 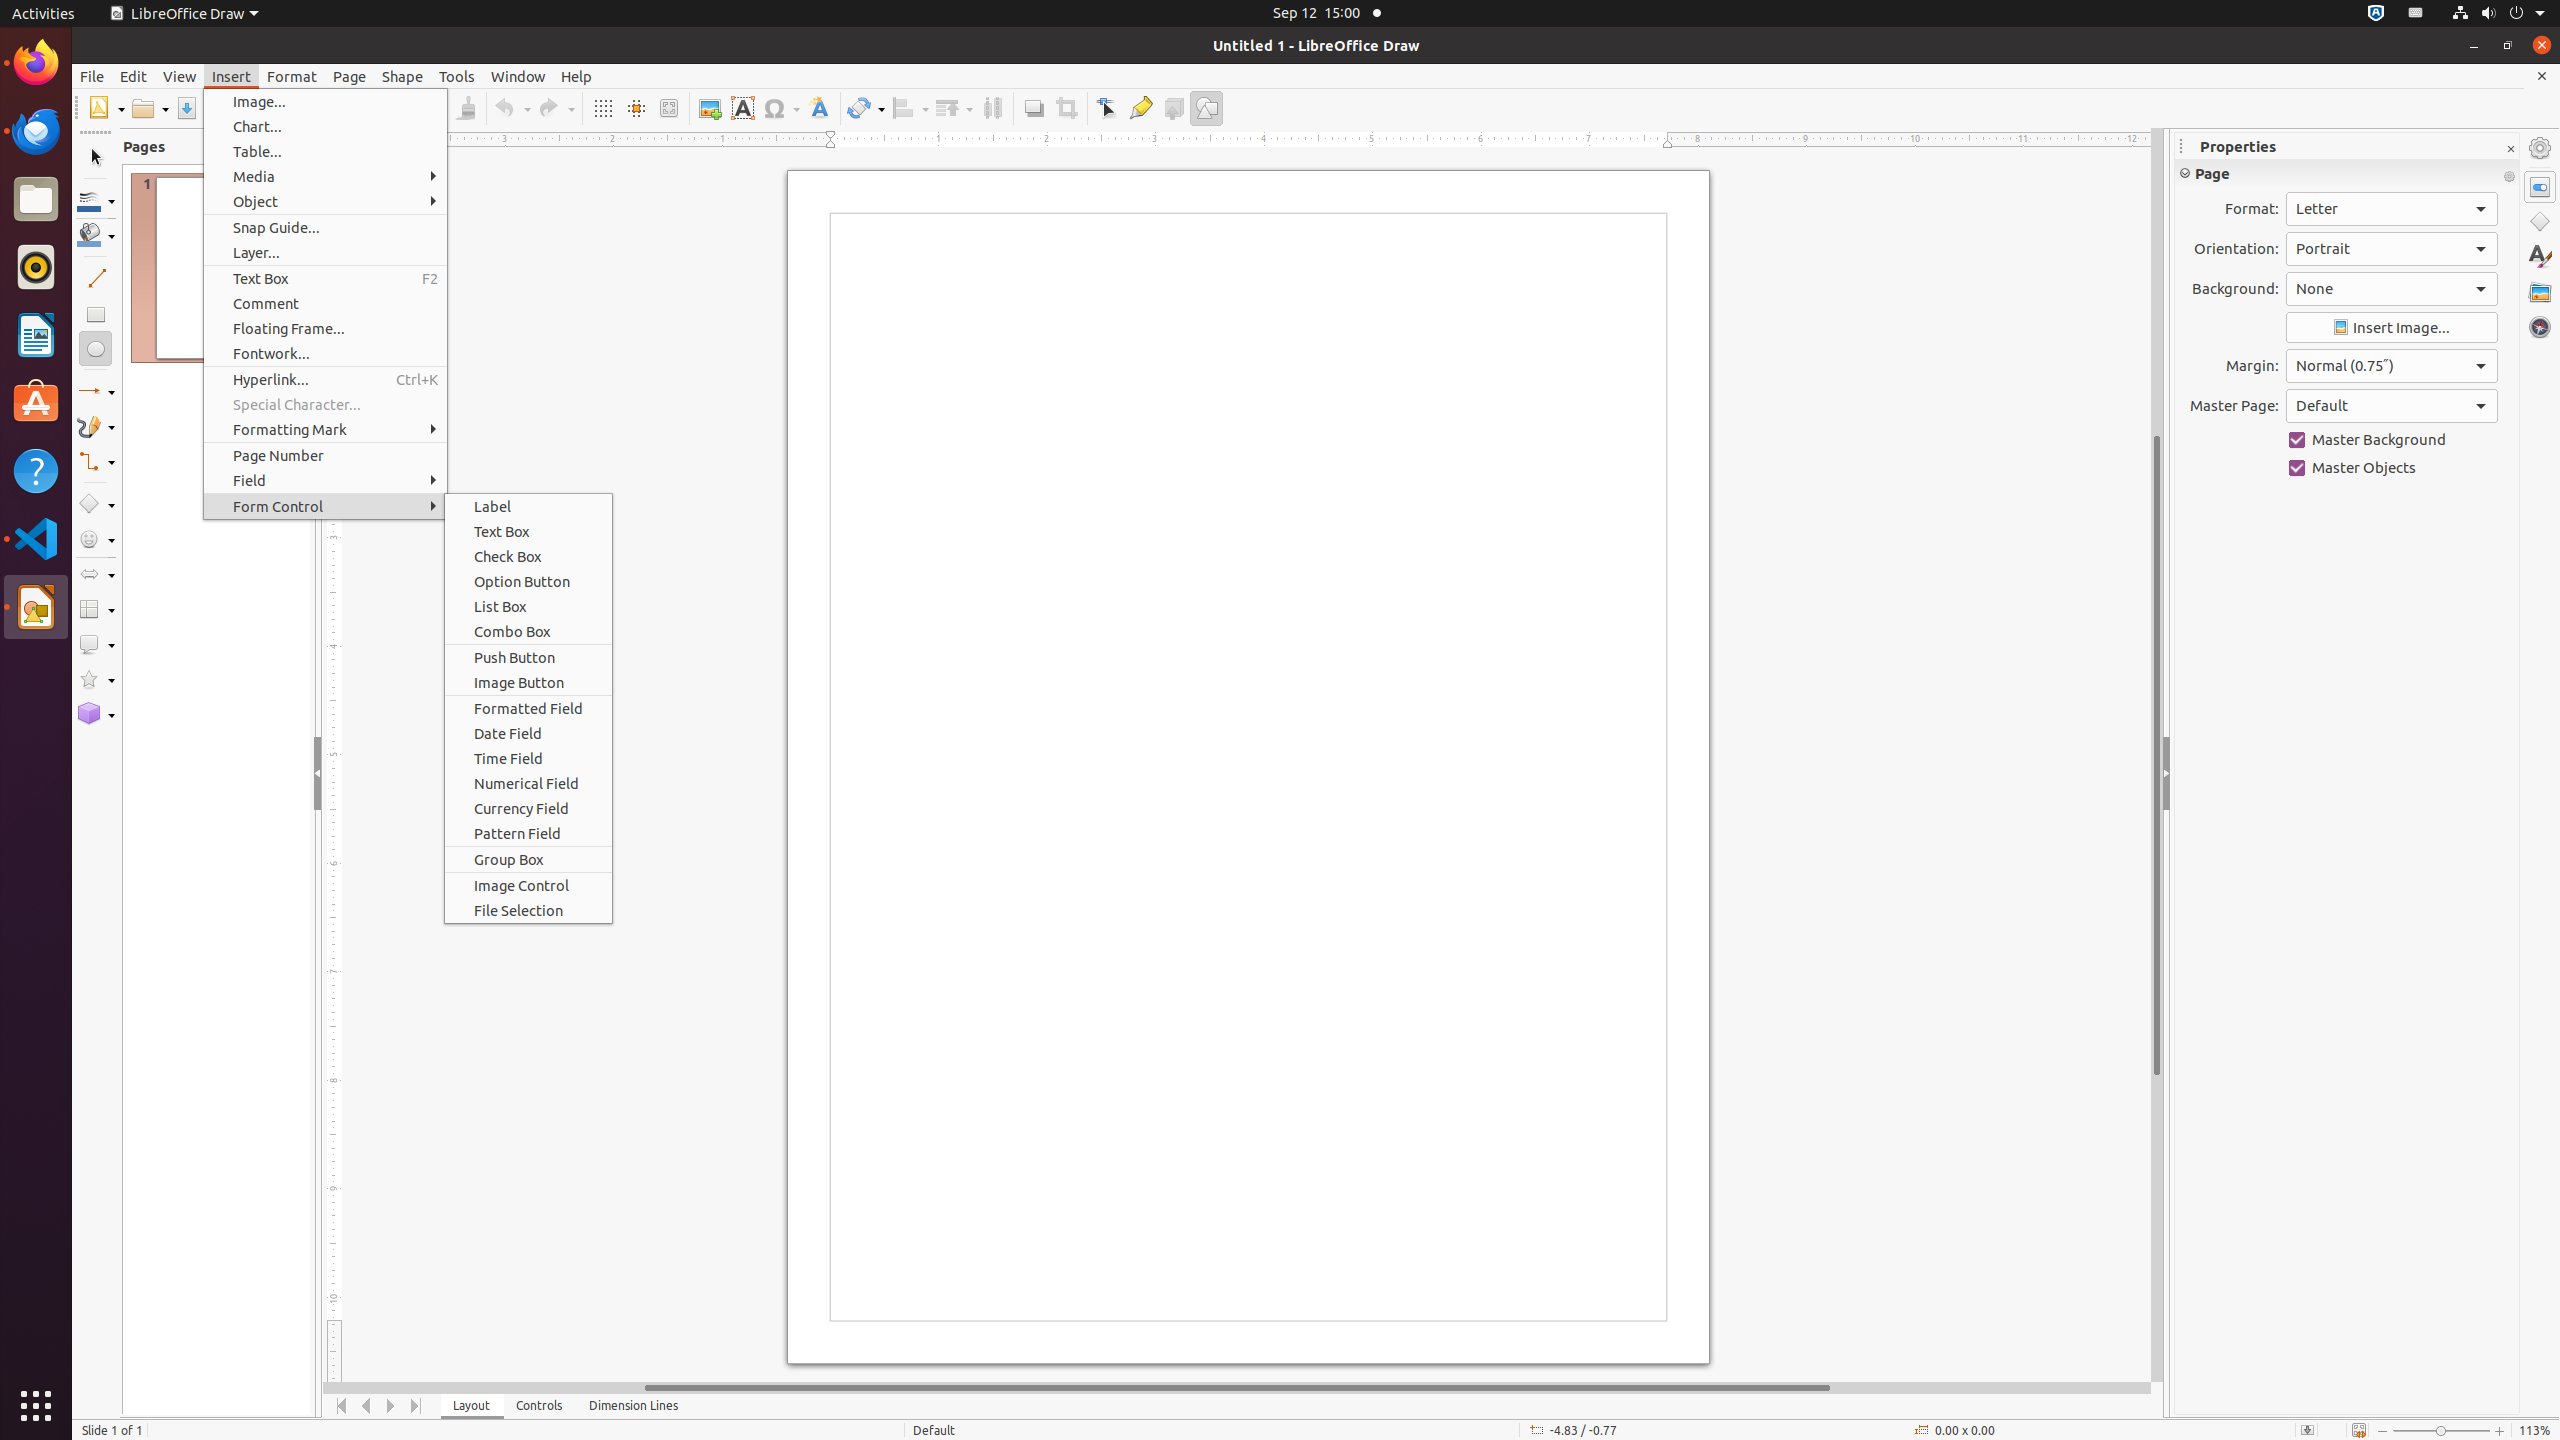 What do you see at coordinates (527, 681) in the screenshot?
I see `'Image Button'` at bounding box center [527, 681].